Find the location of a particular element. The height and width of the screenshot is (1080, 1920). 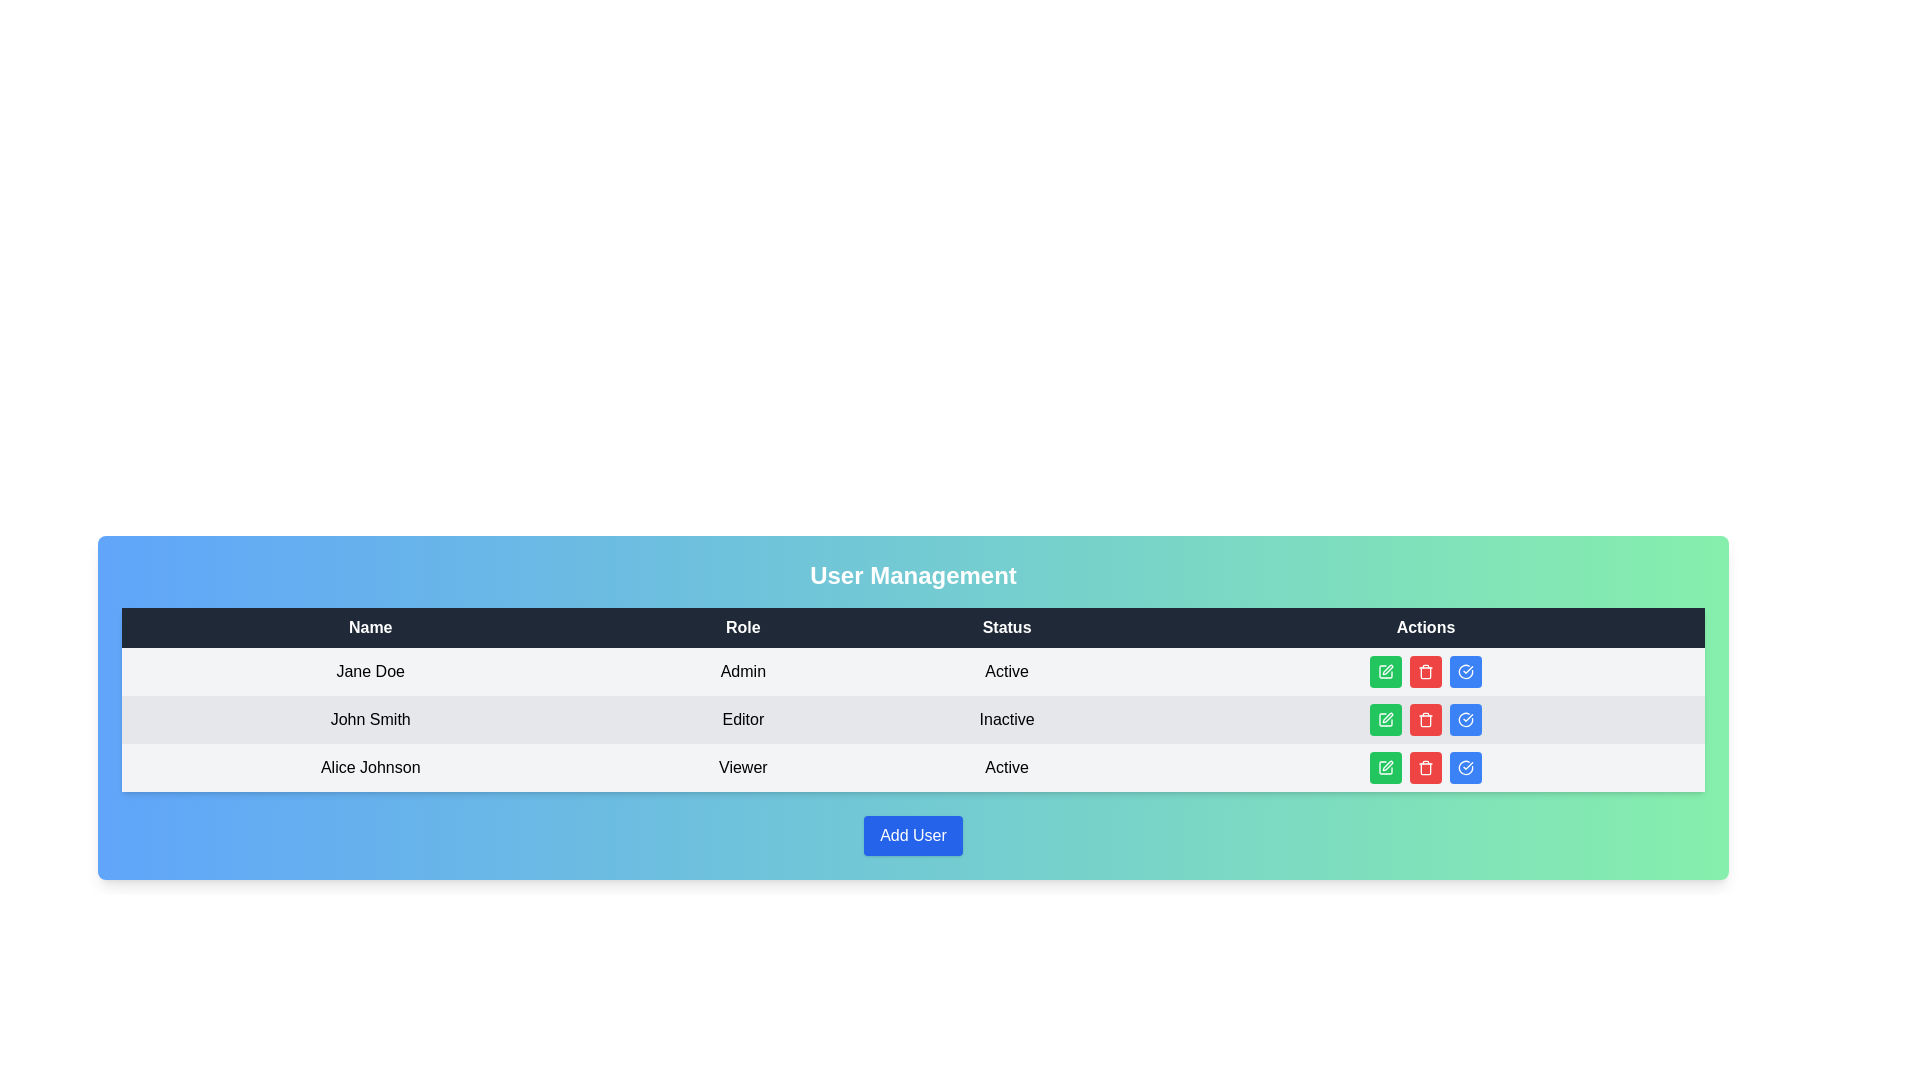

the table row representing user 'Alice Johnson' in the user management table is located at coordinates (912, 766).